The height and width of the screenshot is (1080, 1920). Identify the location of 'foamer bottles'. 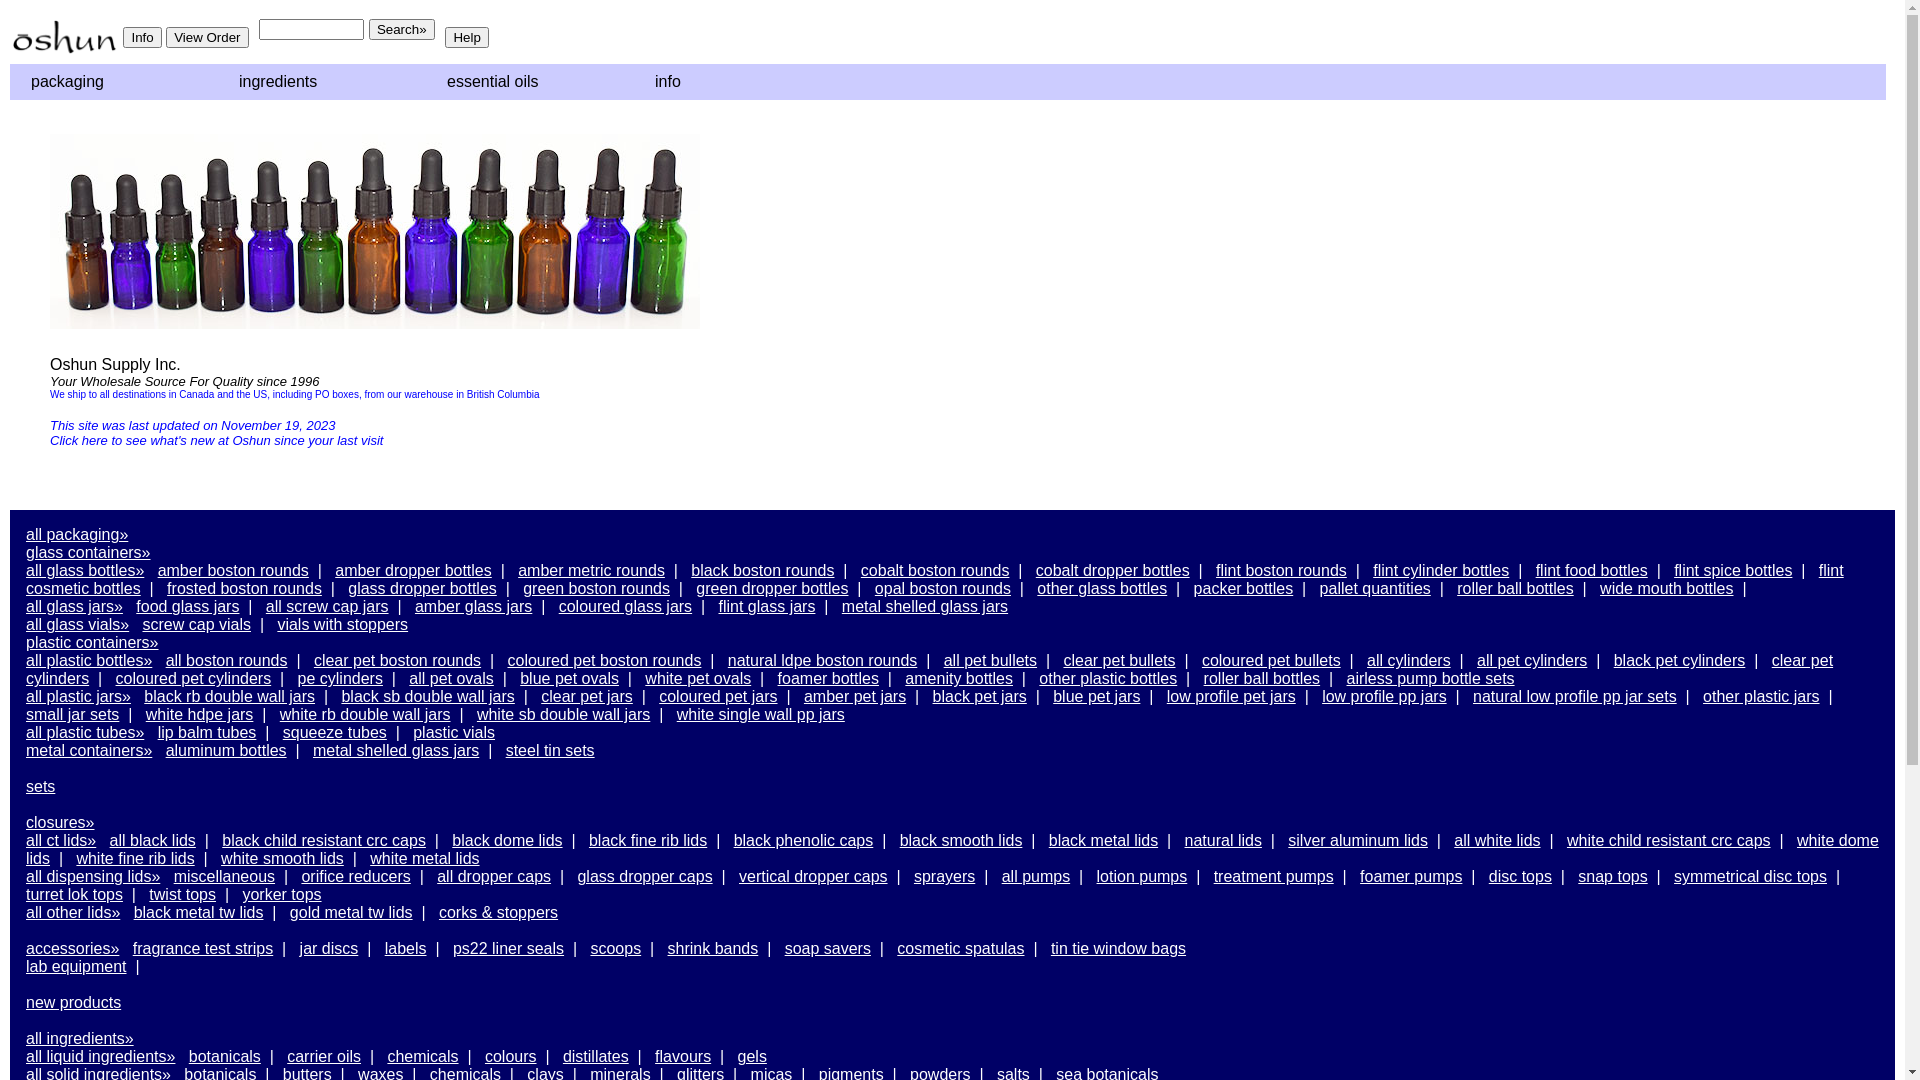
(828, 677).